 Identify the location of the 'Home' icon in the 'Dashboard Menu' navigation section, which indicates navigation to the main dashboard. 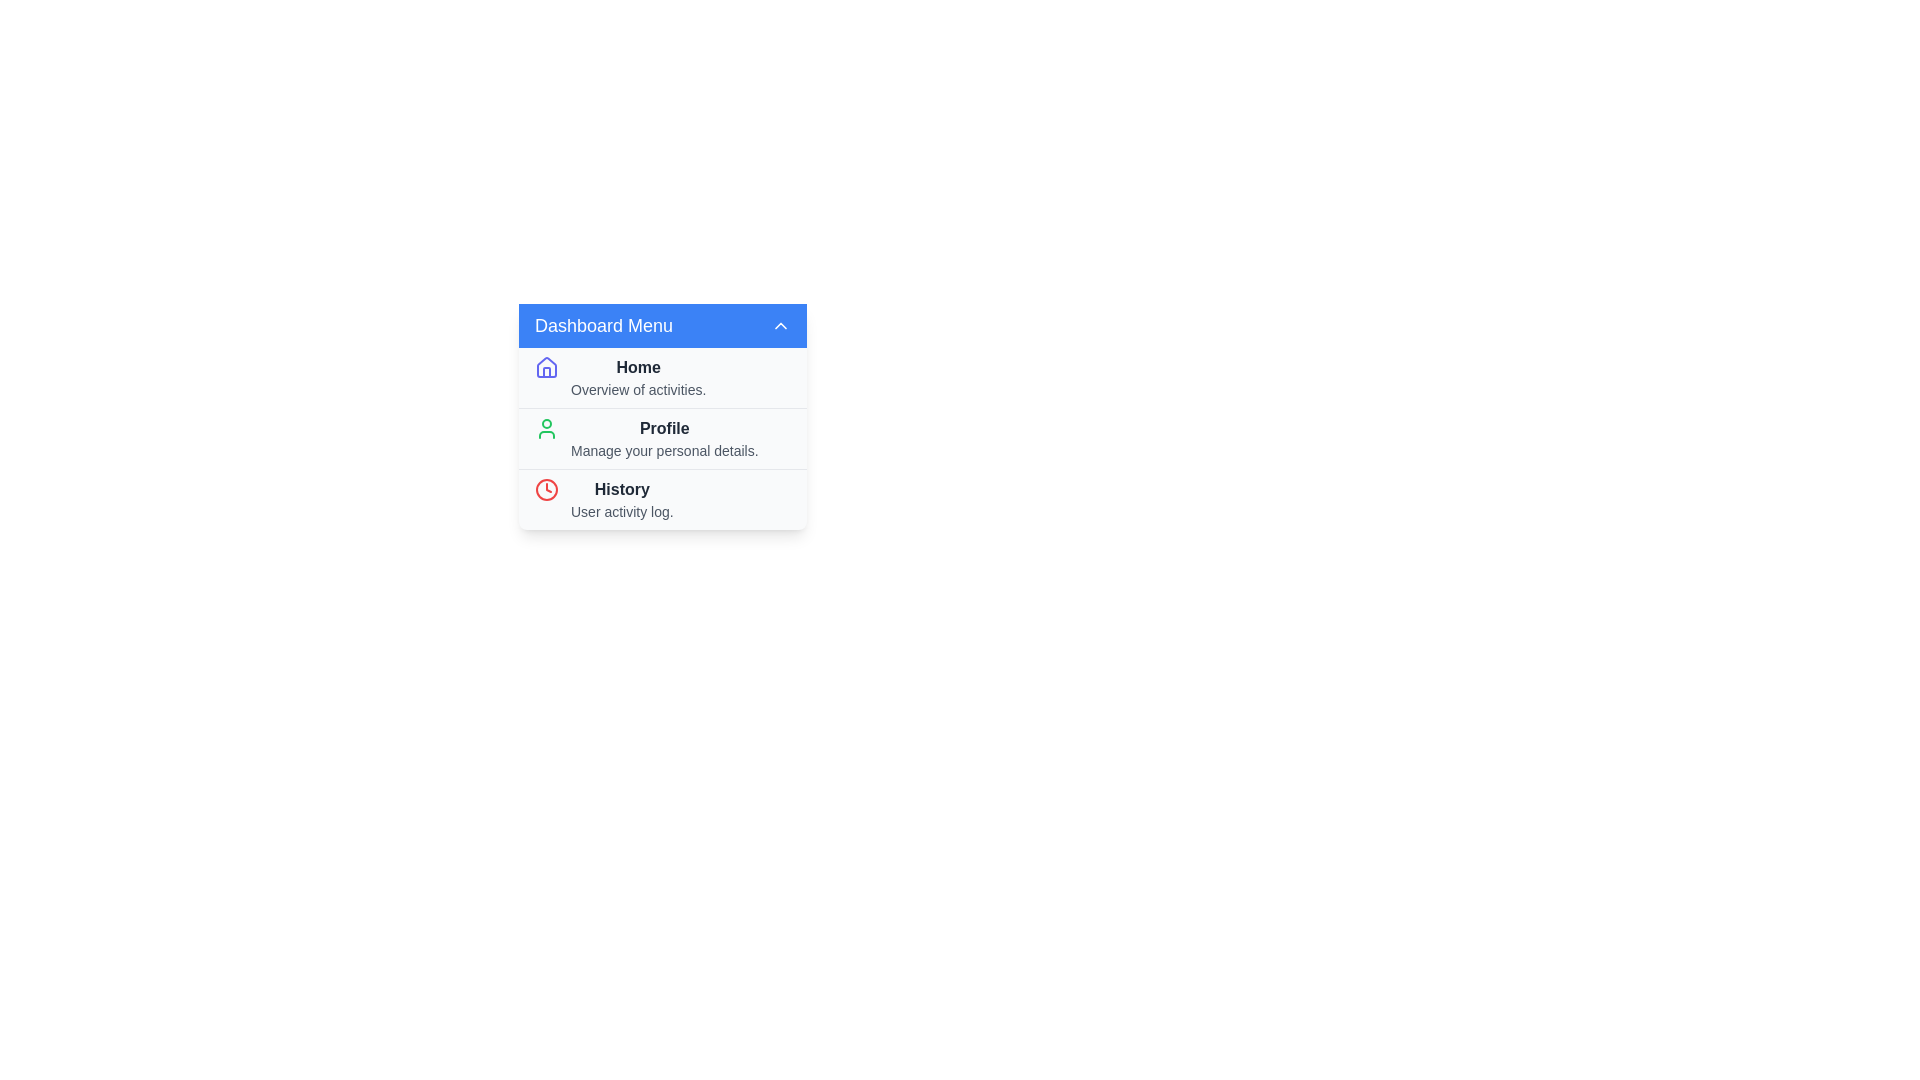
(547, 366).